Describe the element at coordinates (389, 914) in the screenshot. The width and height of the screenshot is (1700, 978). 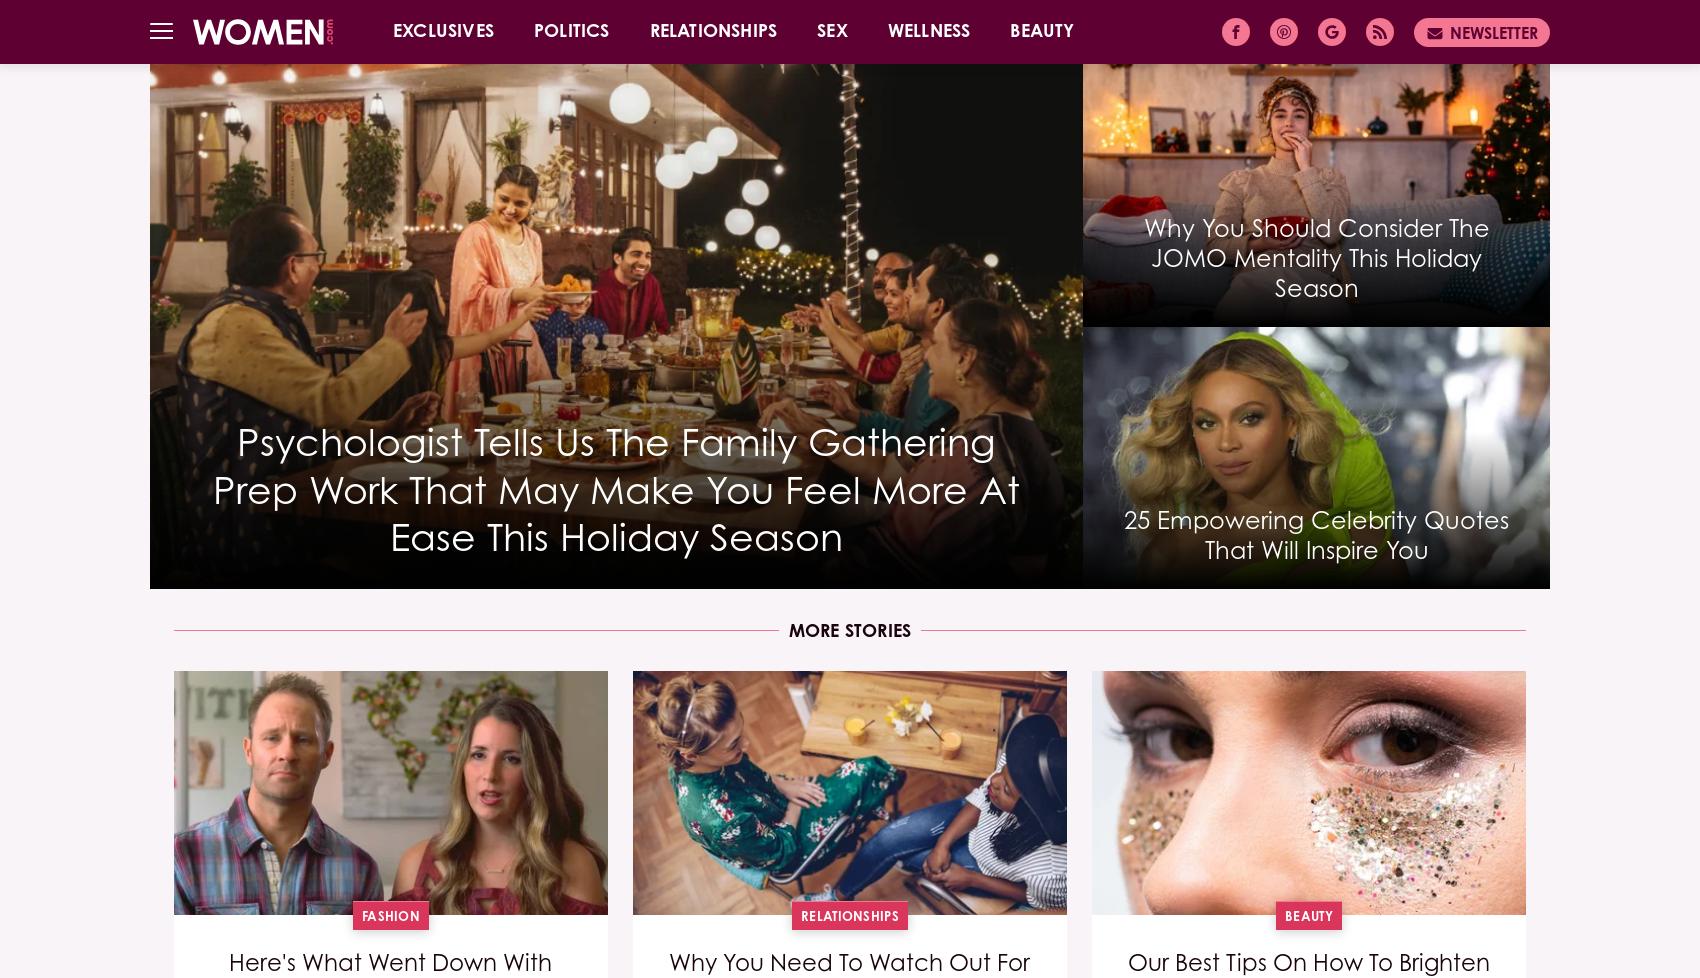
I see `'Fashion'` at that location.